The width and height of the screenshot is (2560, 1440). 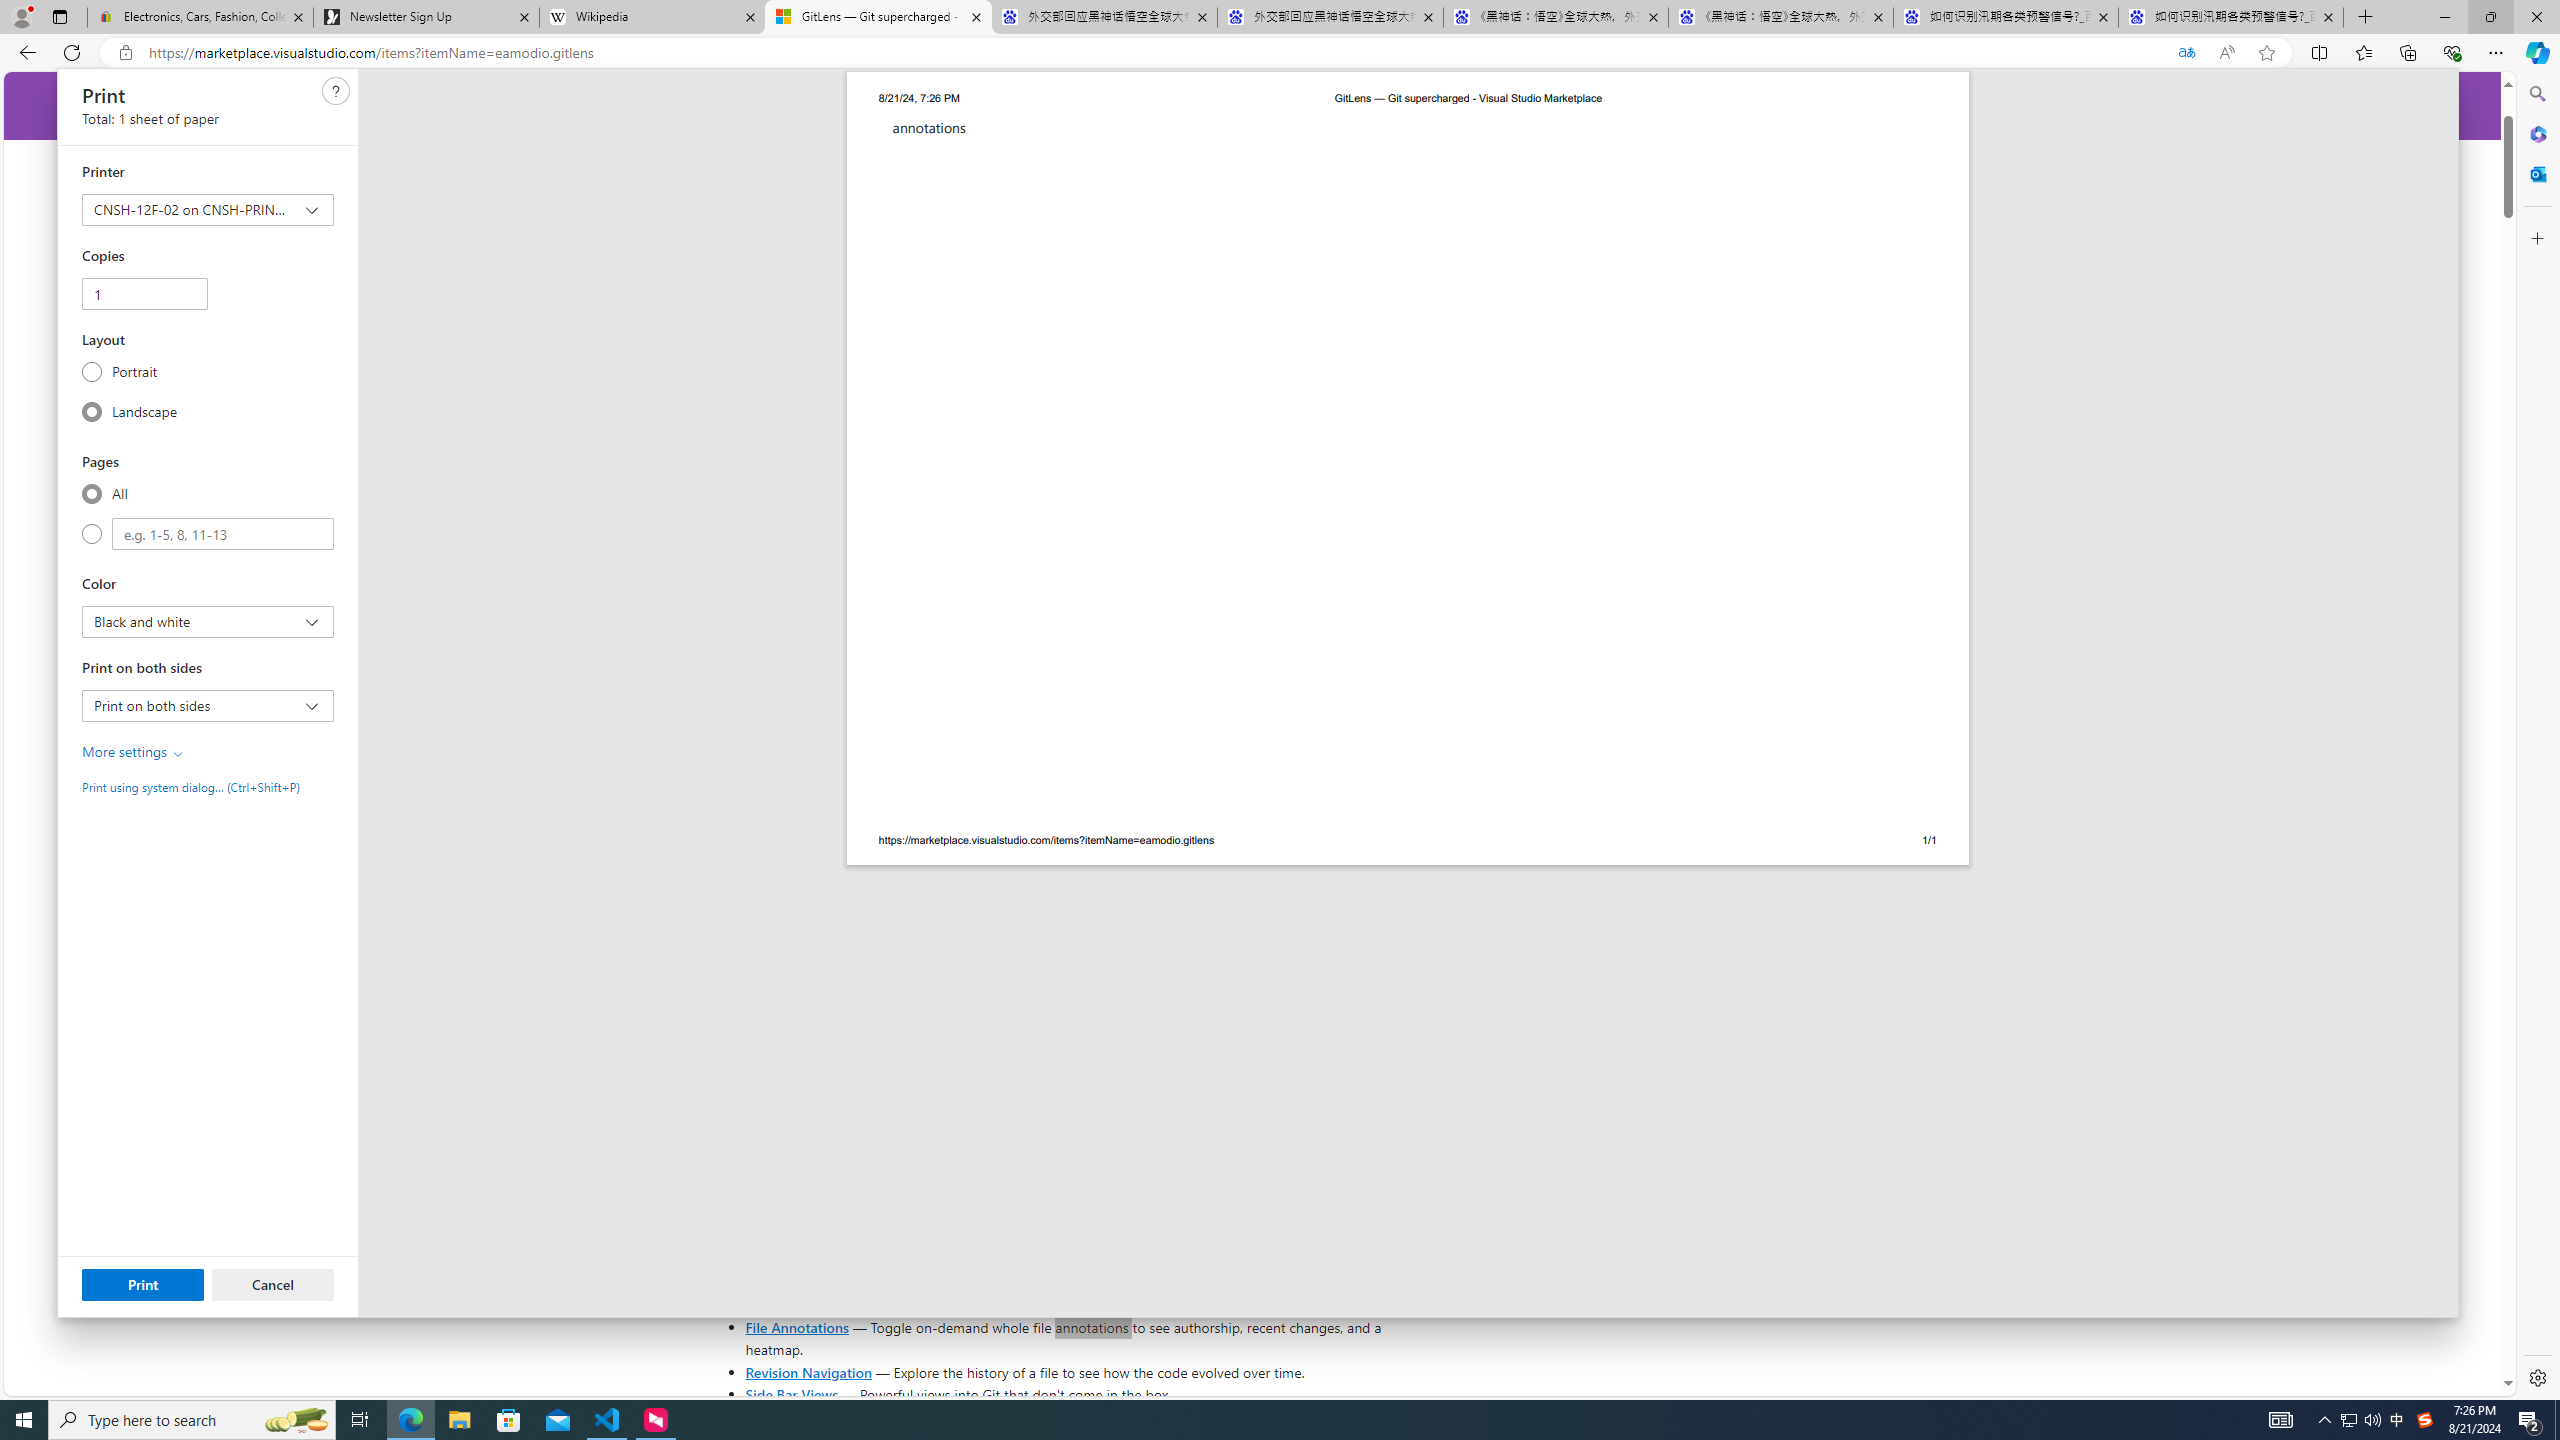 What do you see at coordinates (272, 1283) in the screenshot?
I see `'Cancel'` at bounding box center [272, 1283].